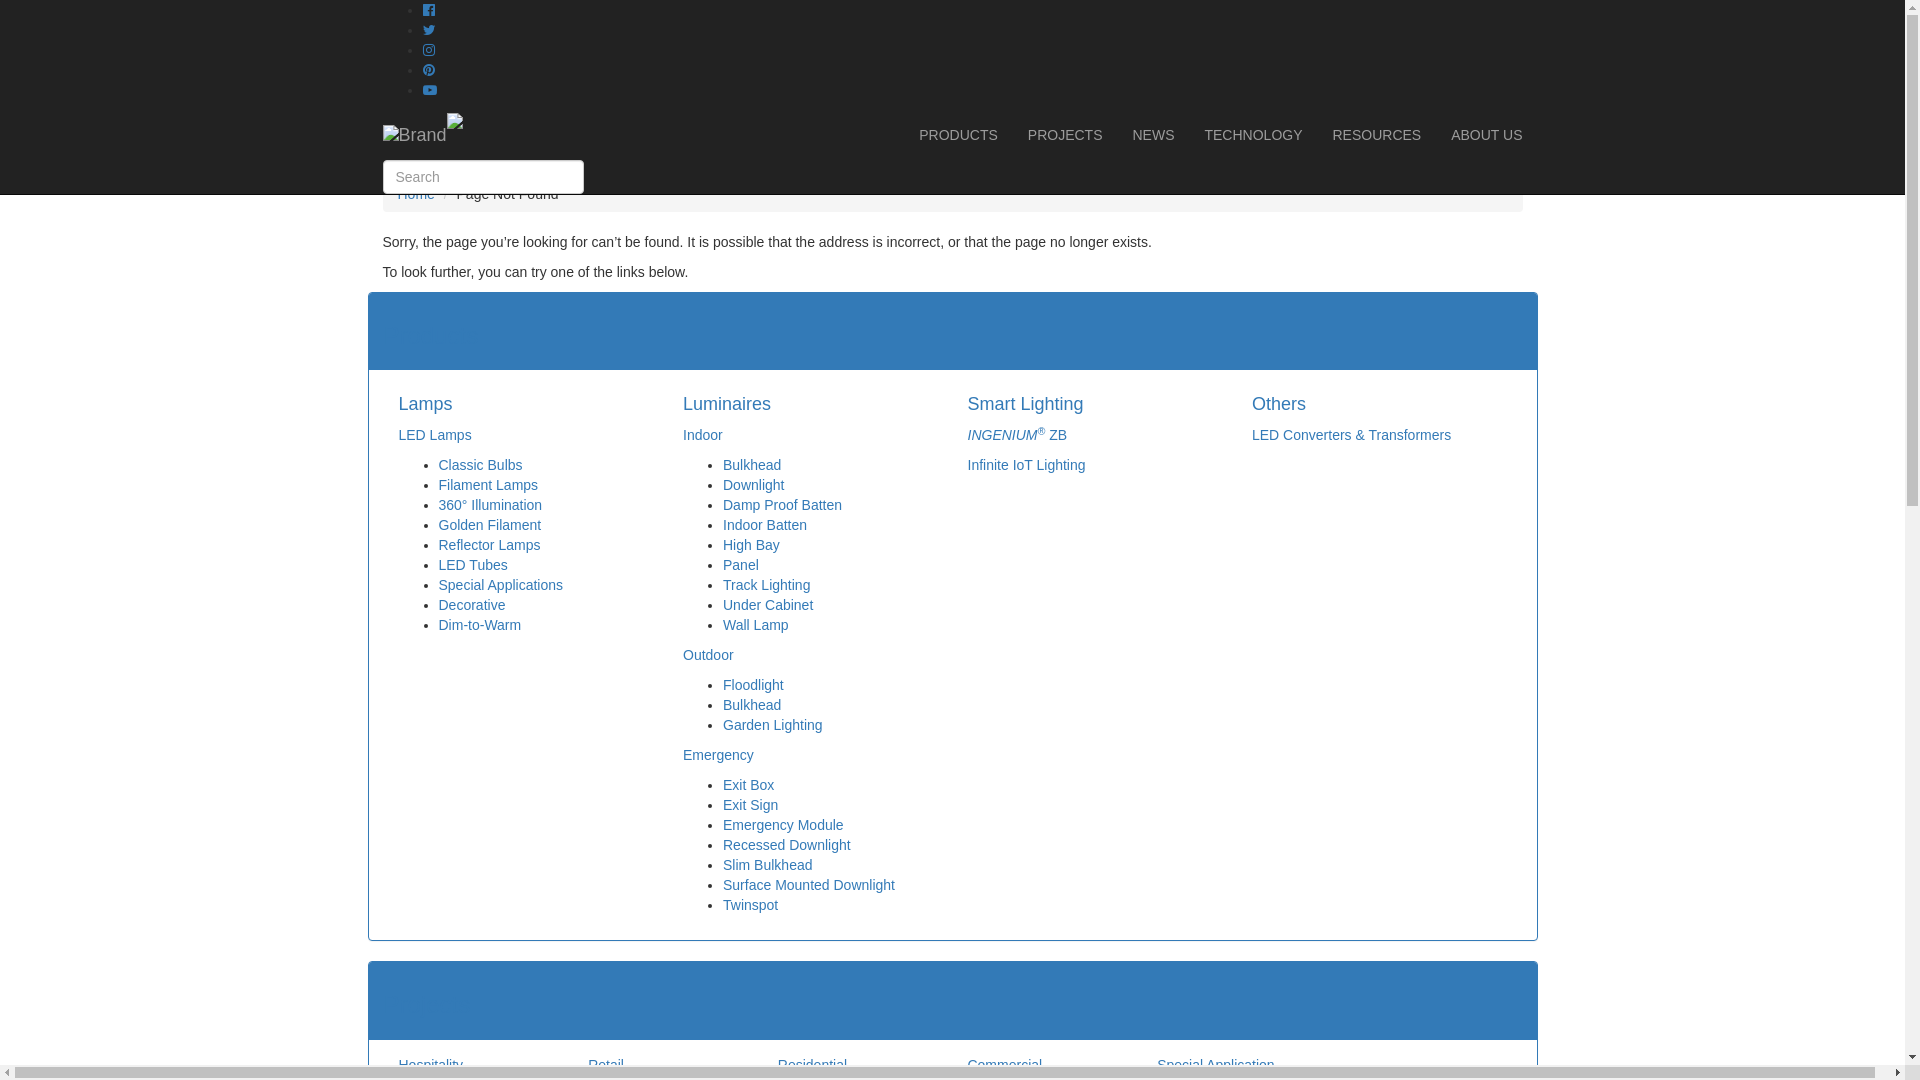 The image size is (1920, 1080). What do you see at coordinates (752, 684) in the screenshot?
I see `'Floodlight'` at bounding box center [752, 684].